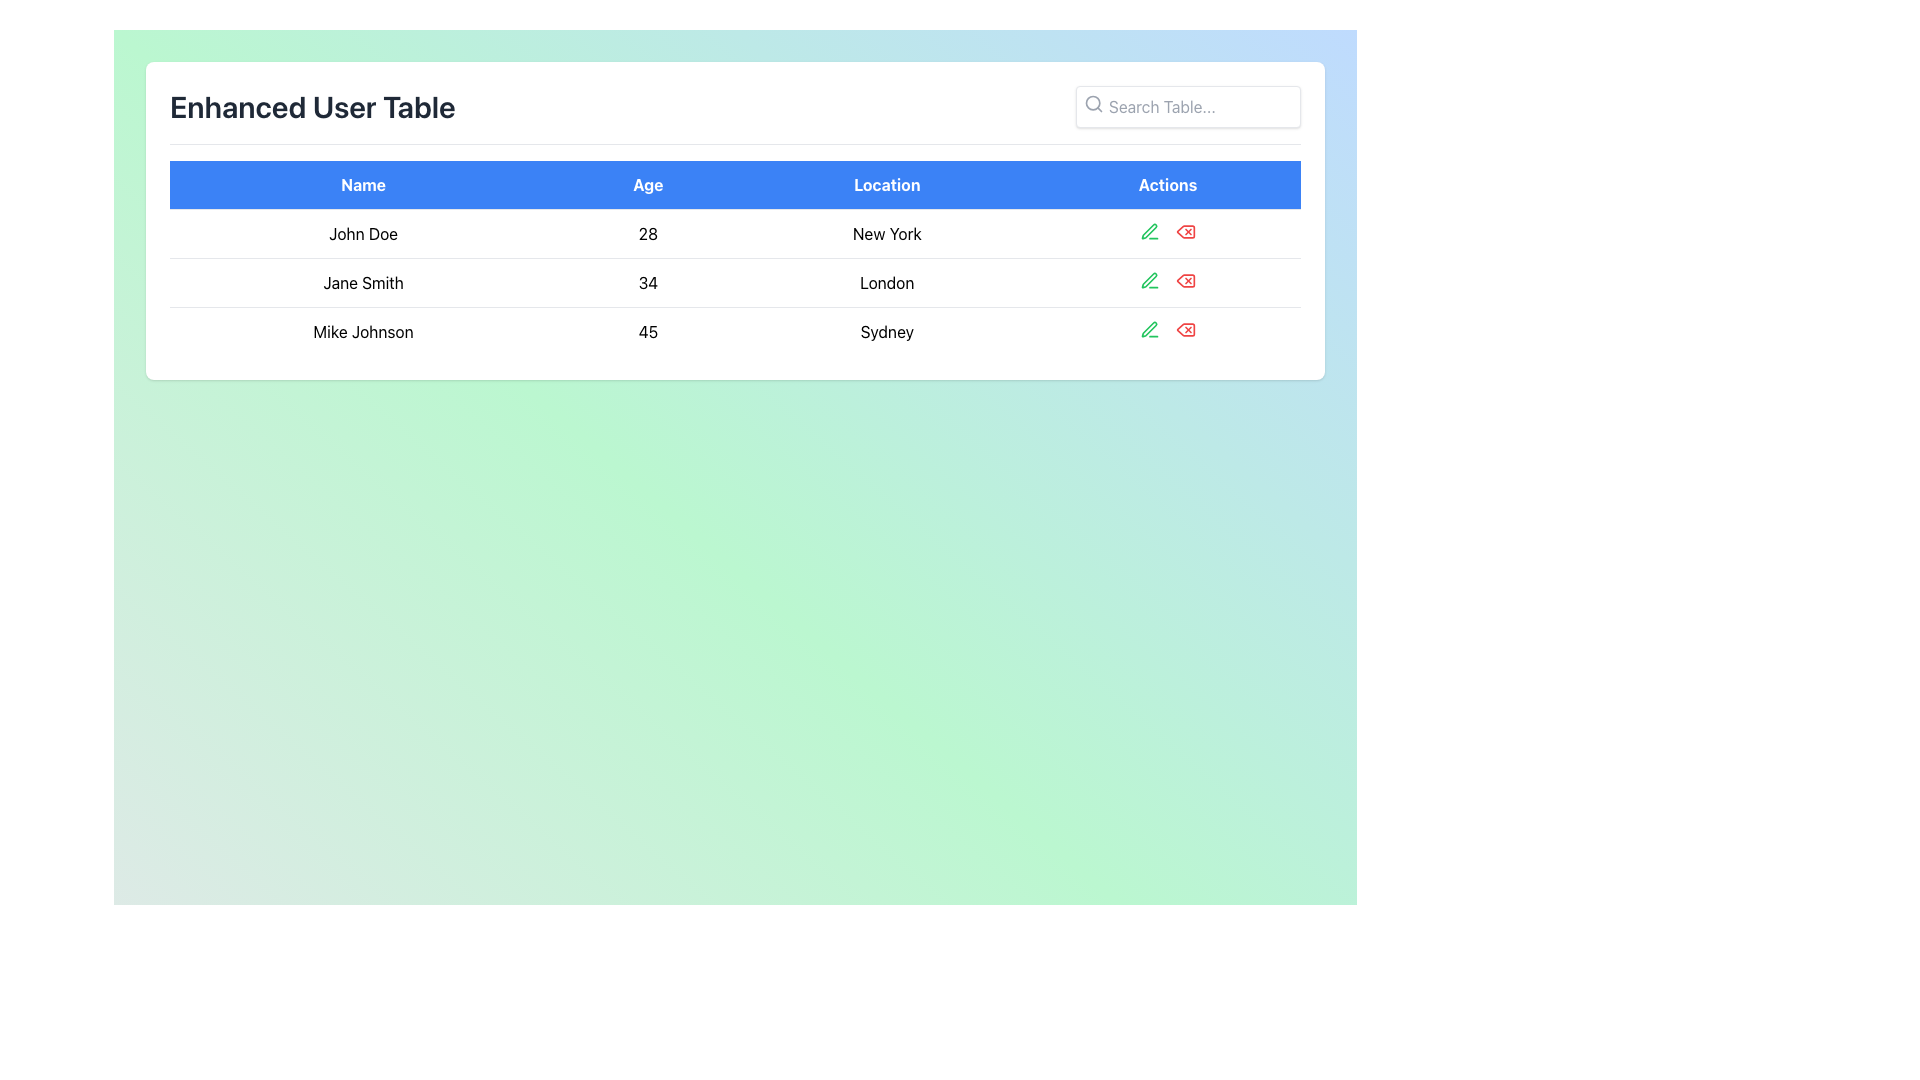  What do you see at coordinates (363, 185) in the screenshot?
I see `the Table Header element labeled 'Name', which is a blue rectangular area with white text, located at the leftmost part of the column headers in the table layout` at bounding box center [363, 185].